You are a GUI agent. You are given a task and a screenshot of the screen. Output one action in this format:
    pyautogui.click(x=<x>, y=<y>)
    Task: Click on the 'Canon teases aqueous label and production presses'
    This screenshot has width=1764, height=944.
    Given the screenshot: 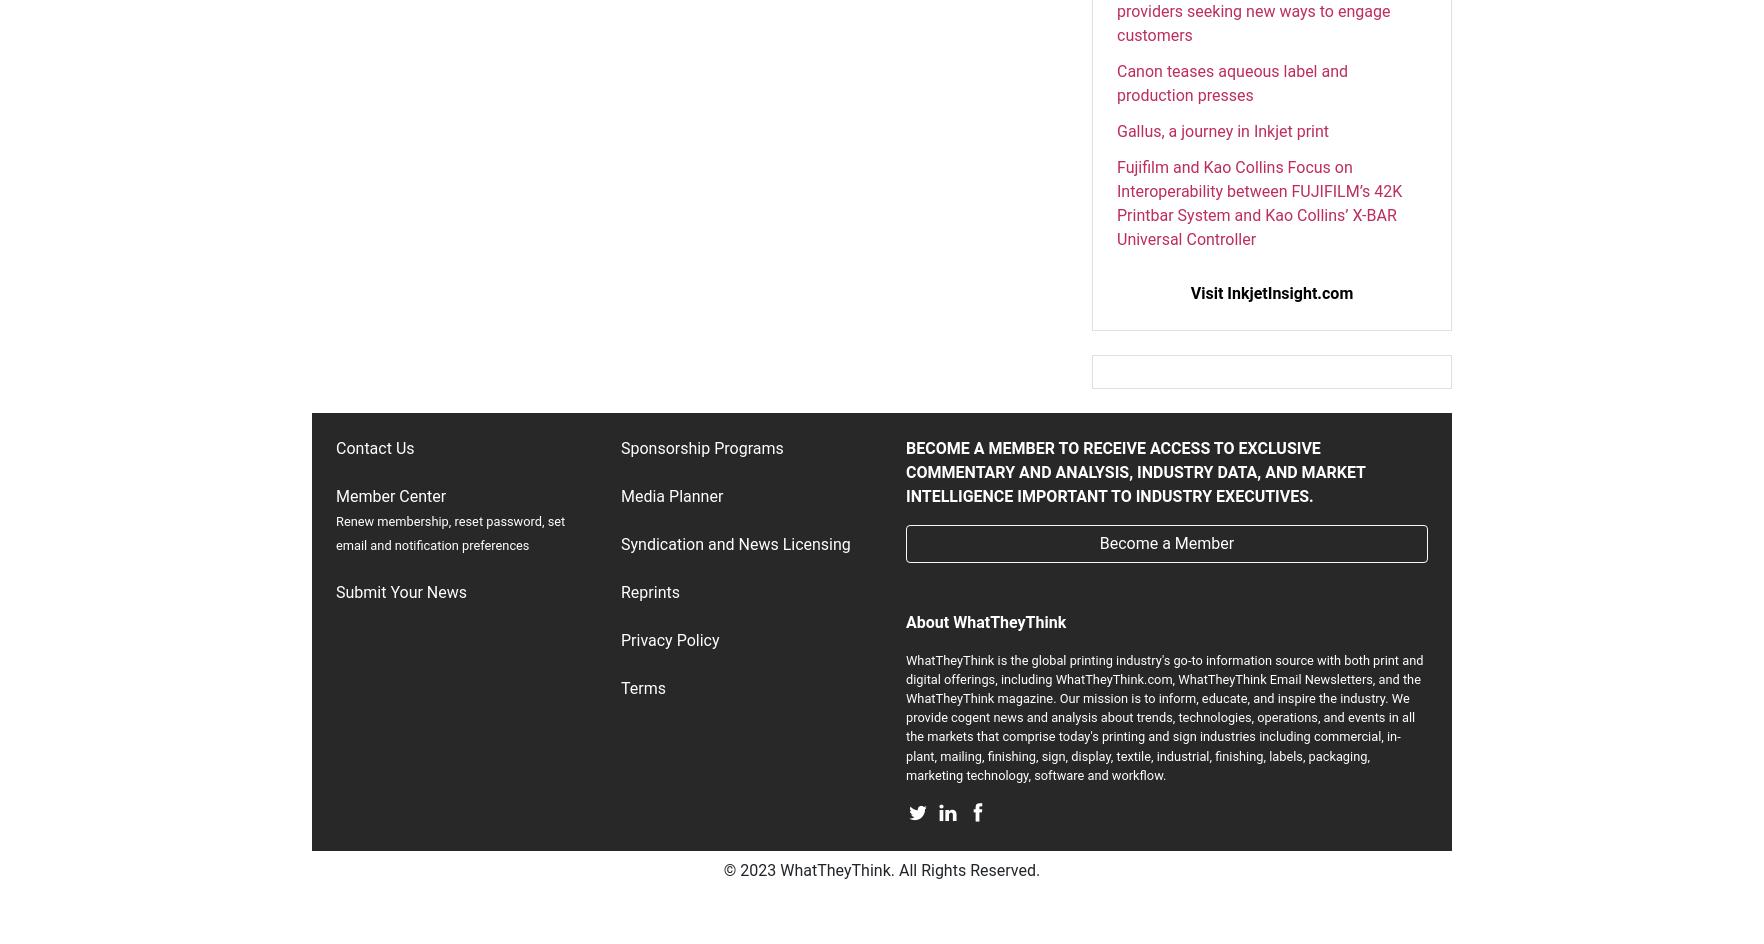 What is the action you would take?
    pyautogui.click(x=1232, y=81)
    